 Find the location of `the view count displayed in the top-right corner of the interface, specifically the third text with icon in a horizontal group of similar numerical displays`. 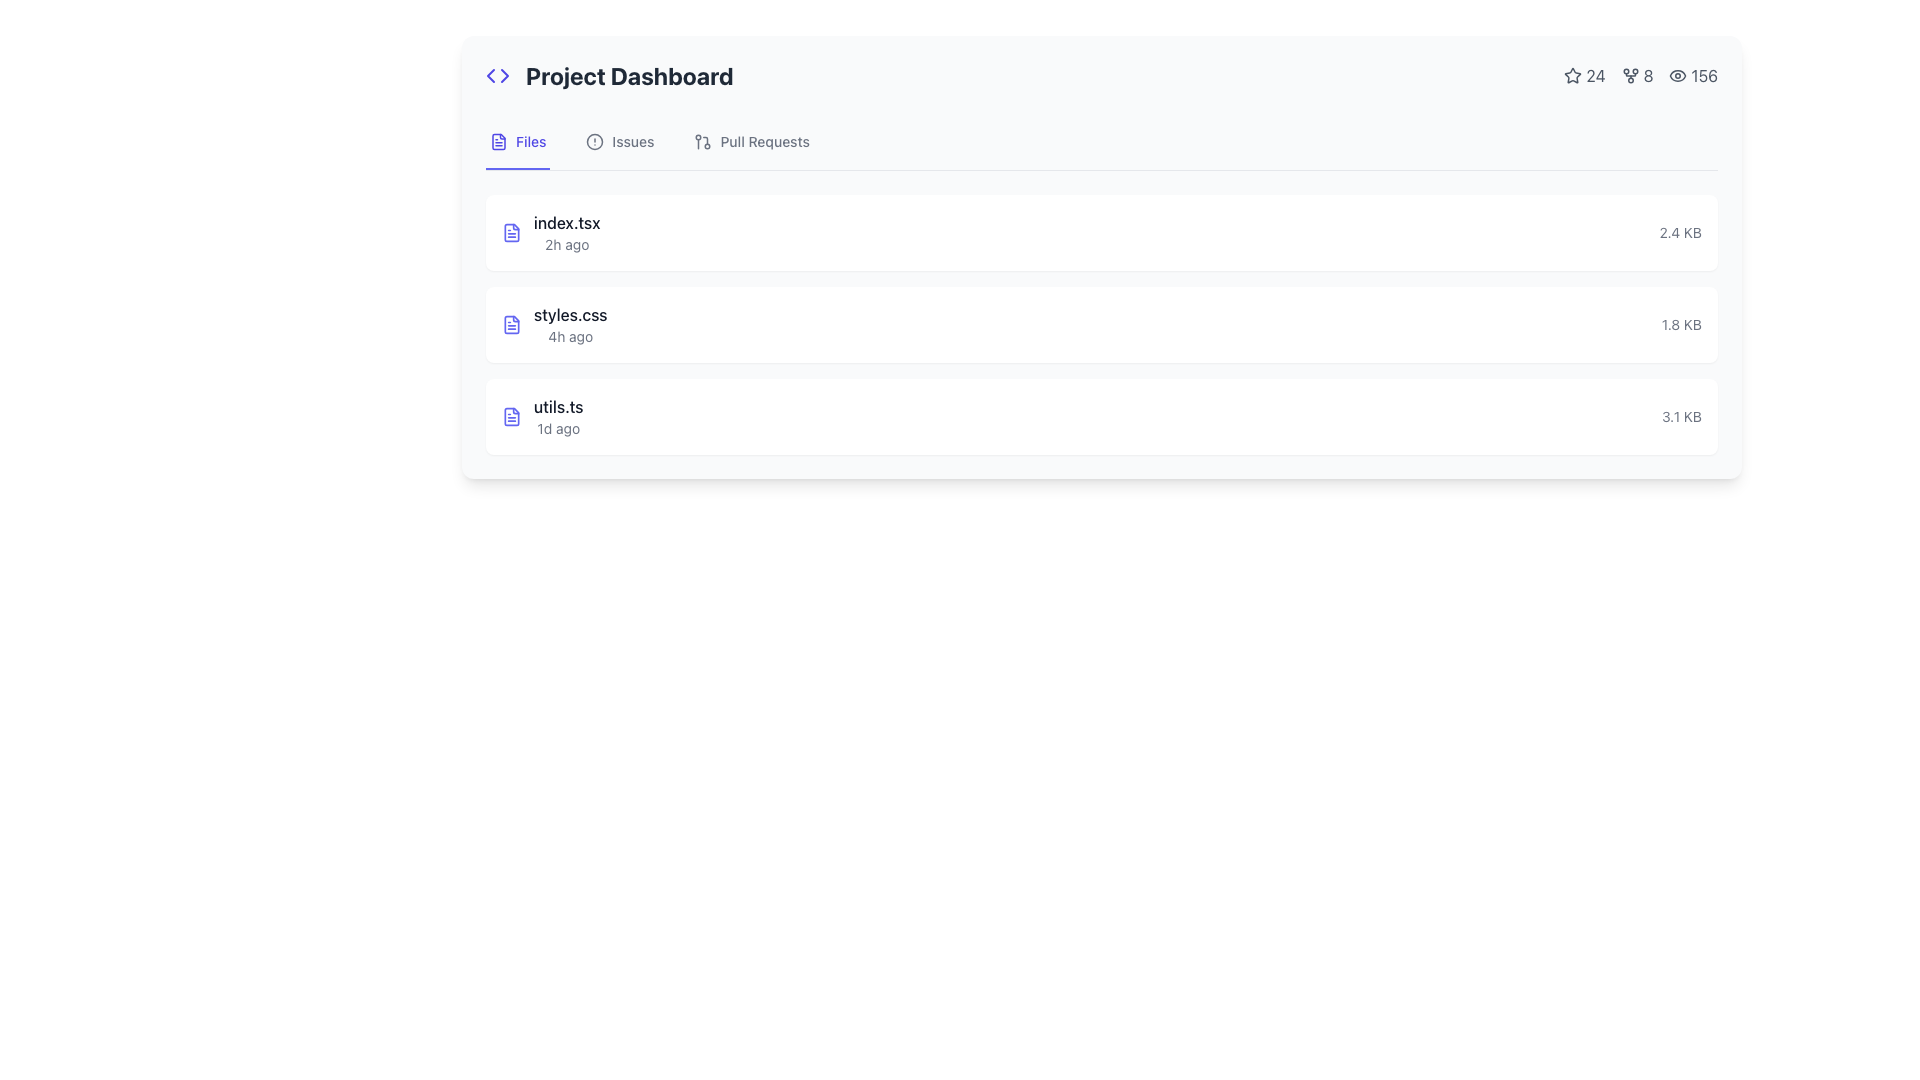

the view count displayed in the top-right corner of the interface, specifically the third text with icon in a horizontal group of similar numerical displays is located at coordinates (1692, 75).